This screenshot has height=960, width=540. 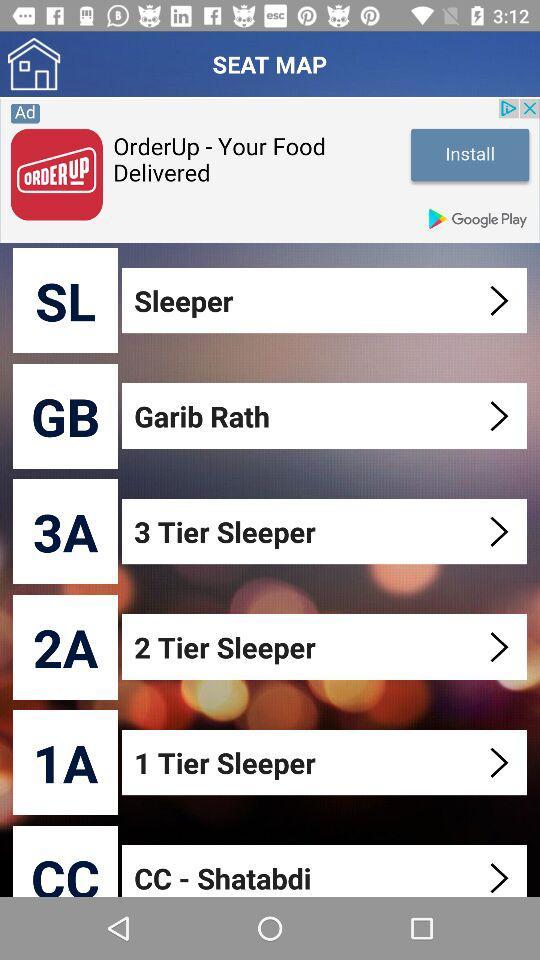 What do you see at coordinates (270, 169) in the screenshot?
I see `information about the advertisement` at bounding box center [270, 169].